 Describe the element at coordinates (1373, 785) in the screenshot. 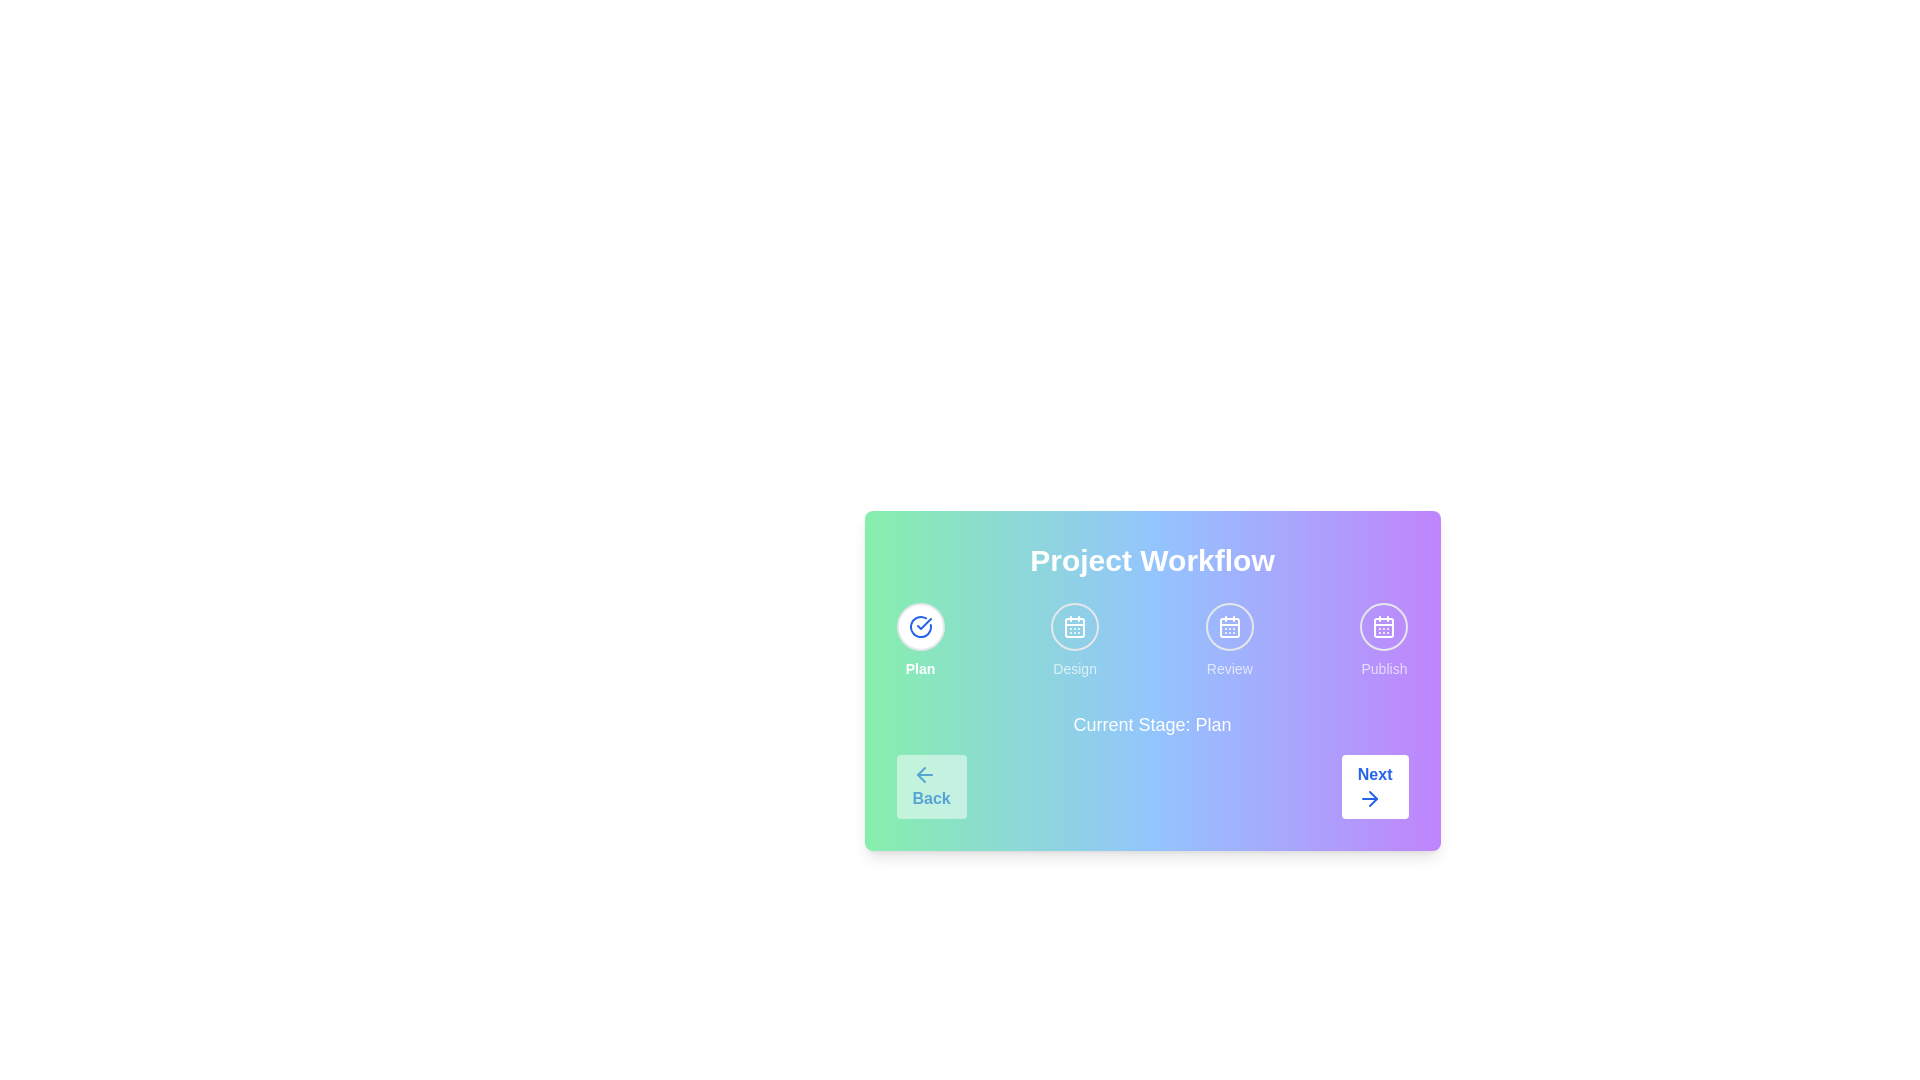

I see `the 'Next' button to navigate to the next stage` at that location.